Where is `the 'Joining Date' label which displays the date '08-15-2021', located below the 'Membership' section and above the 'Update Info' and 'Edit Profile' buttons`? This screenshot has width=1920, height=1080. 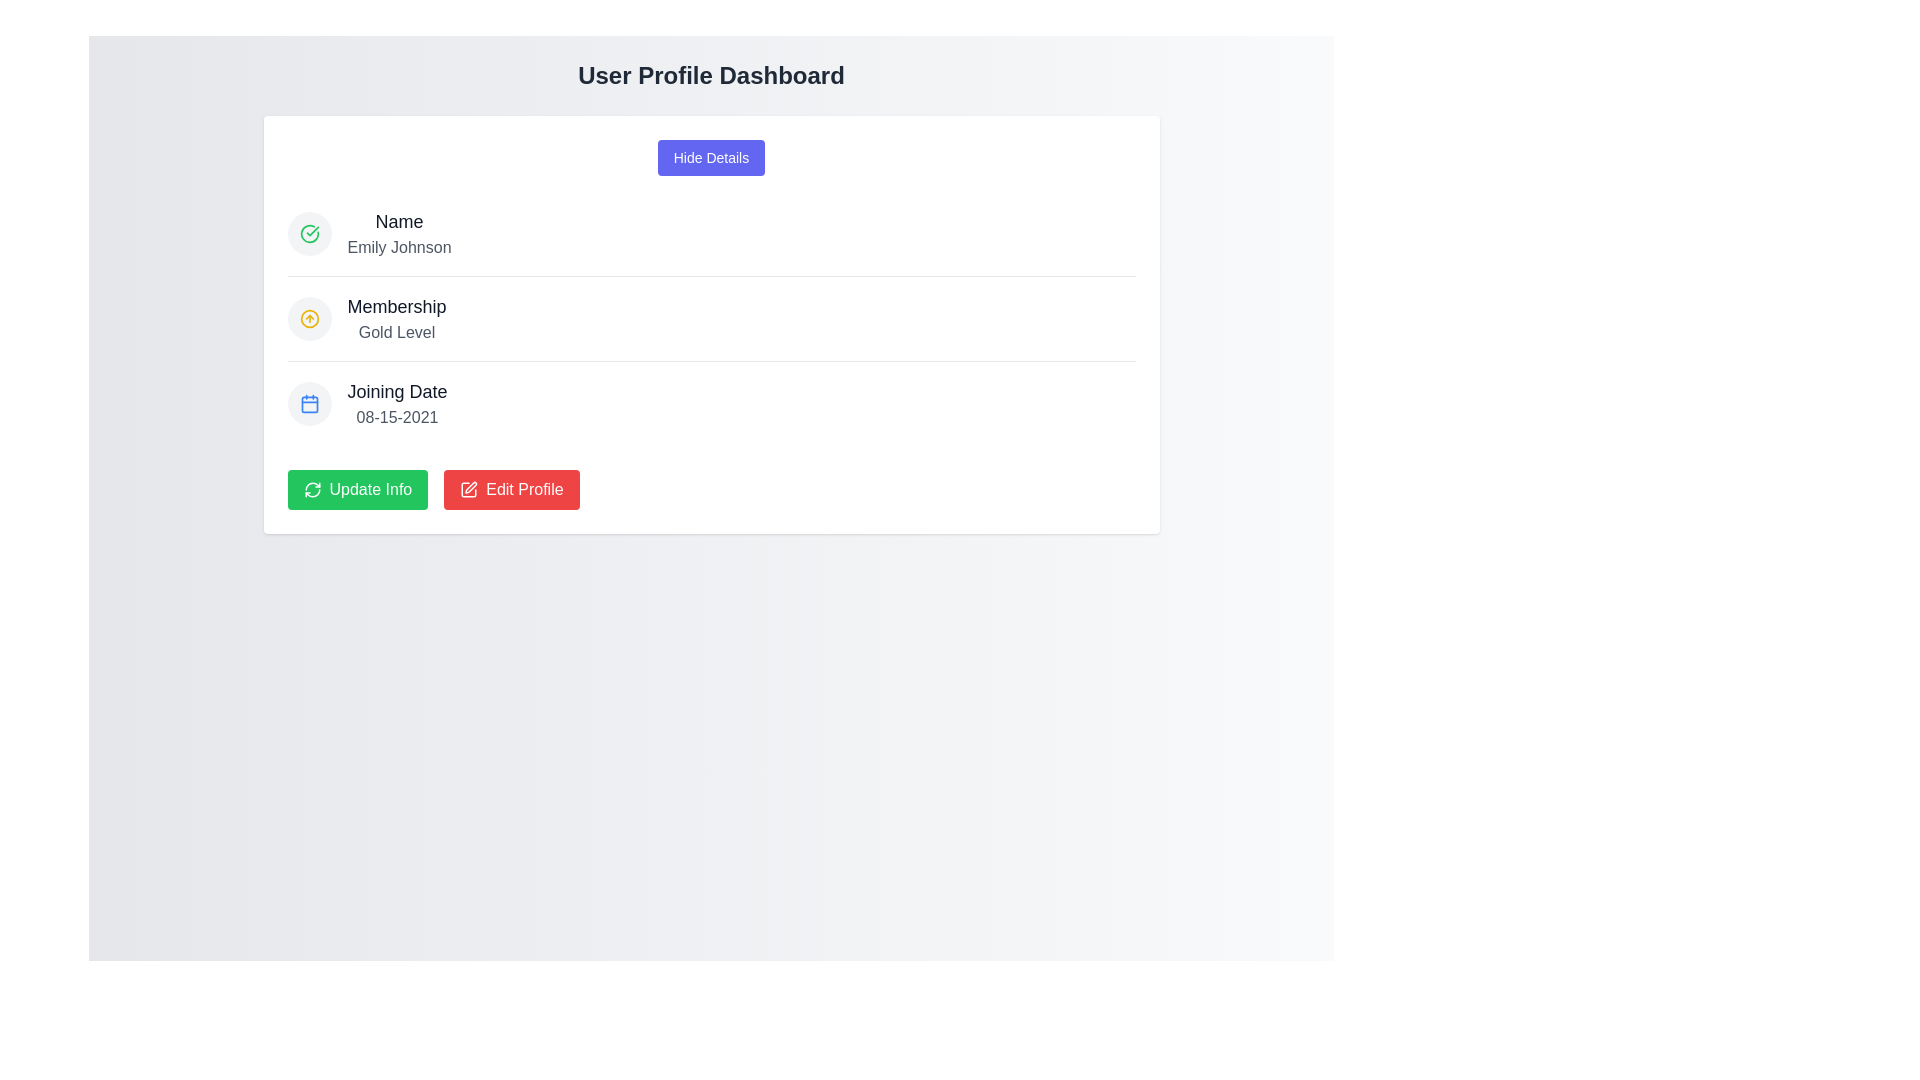
the 'Joining Date' label which displays the date '08-15-2021', located below the 'Membership' section and above the 'Update Info' and 'Edit Profile' buttons is located at coordinates (397, 404).